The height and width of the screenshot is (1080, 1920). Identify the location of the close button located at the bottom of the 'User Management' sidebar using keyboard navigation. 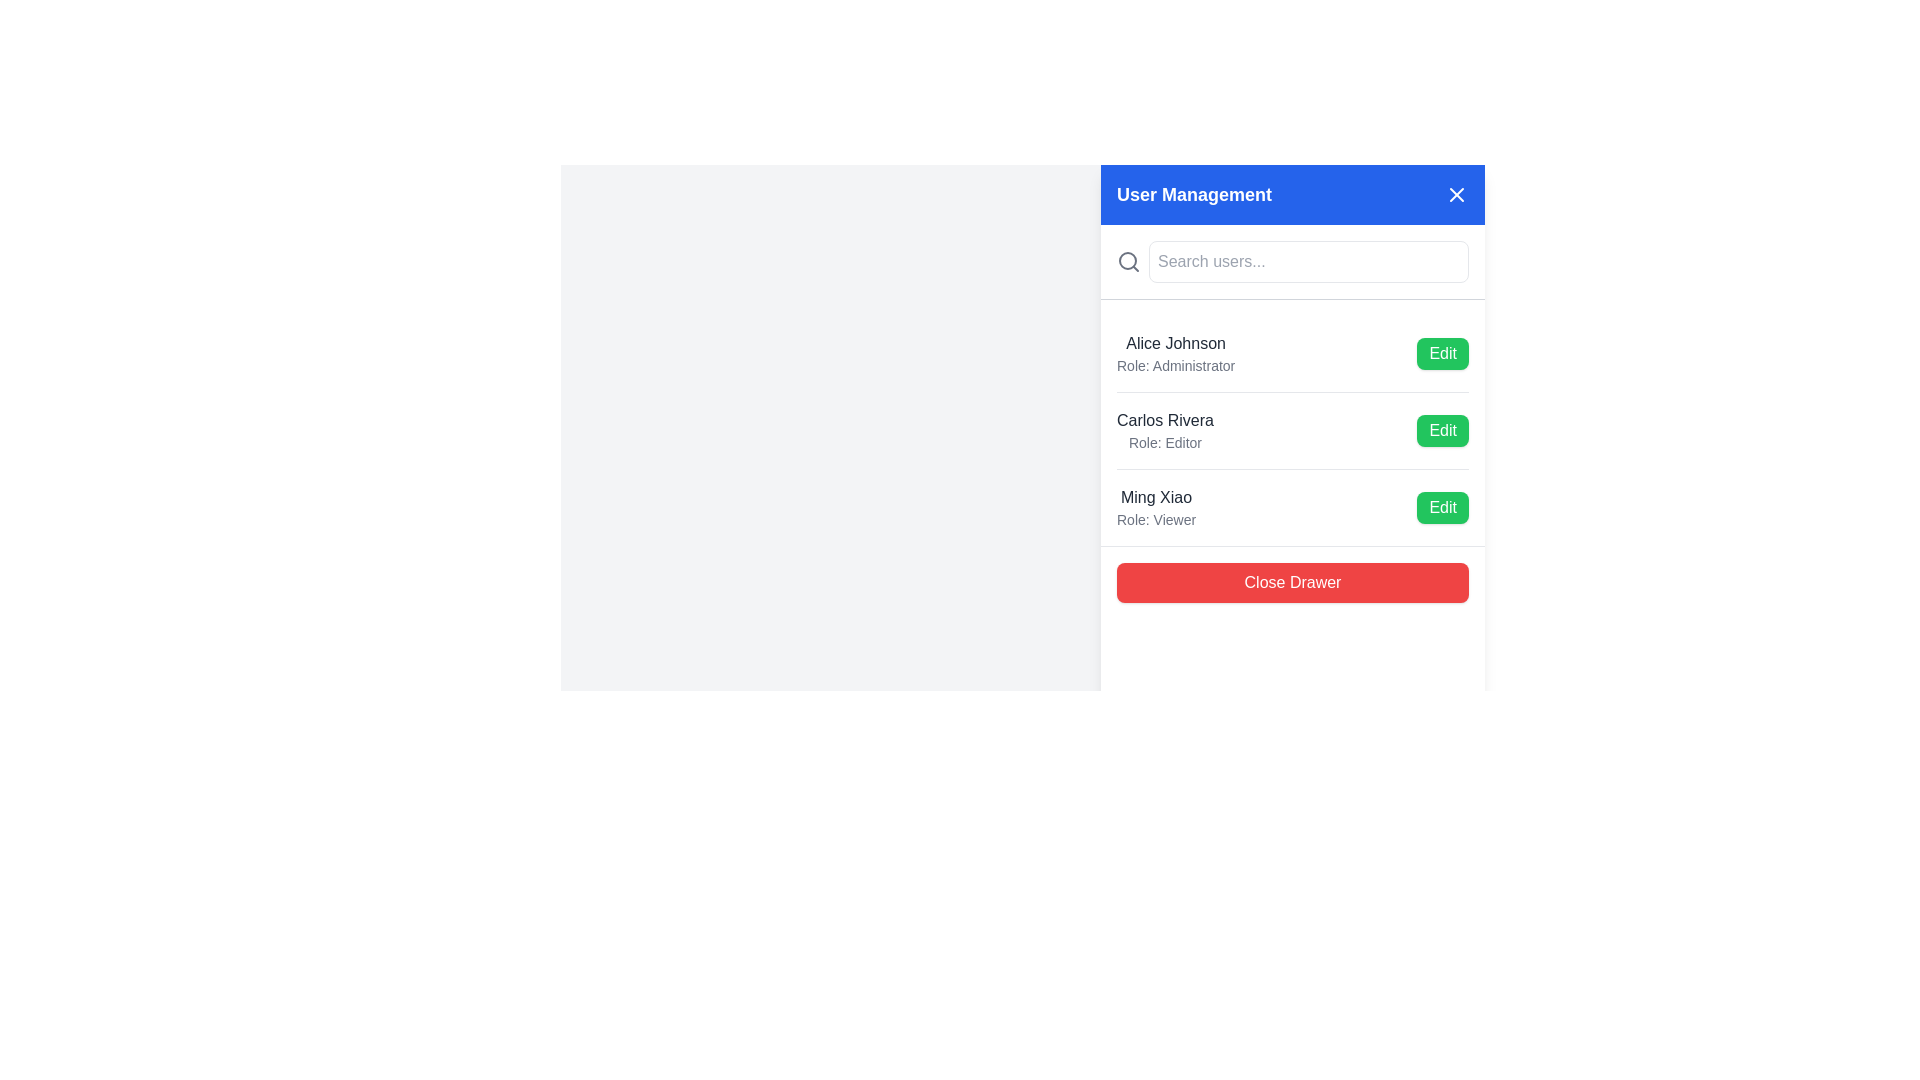
(1292, 582).